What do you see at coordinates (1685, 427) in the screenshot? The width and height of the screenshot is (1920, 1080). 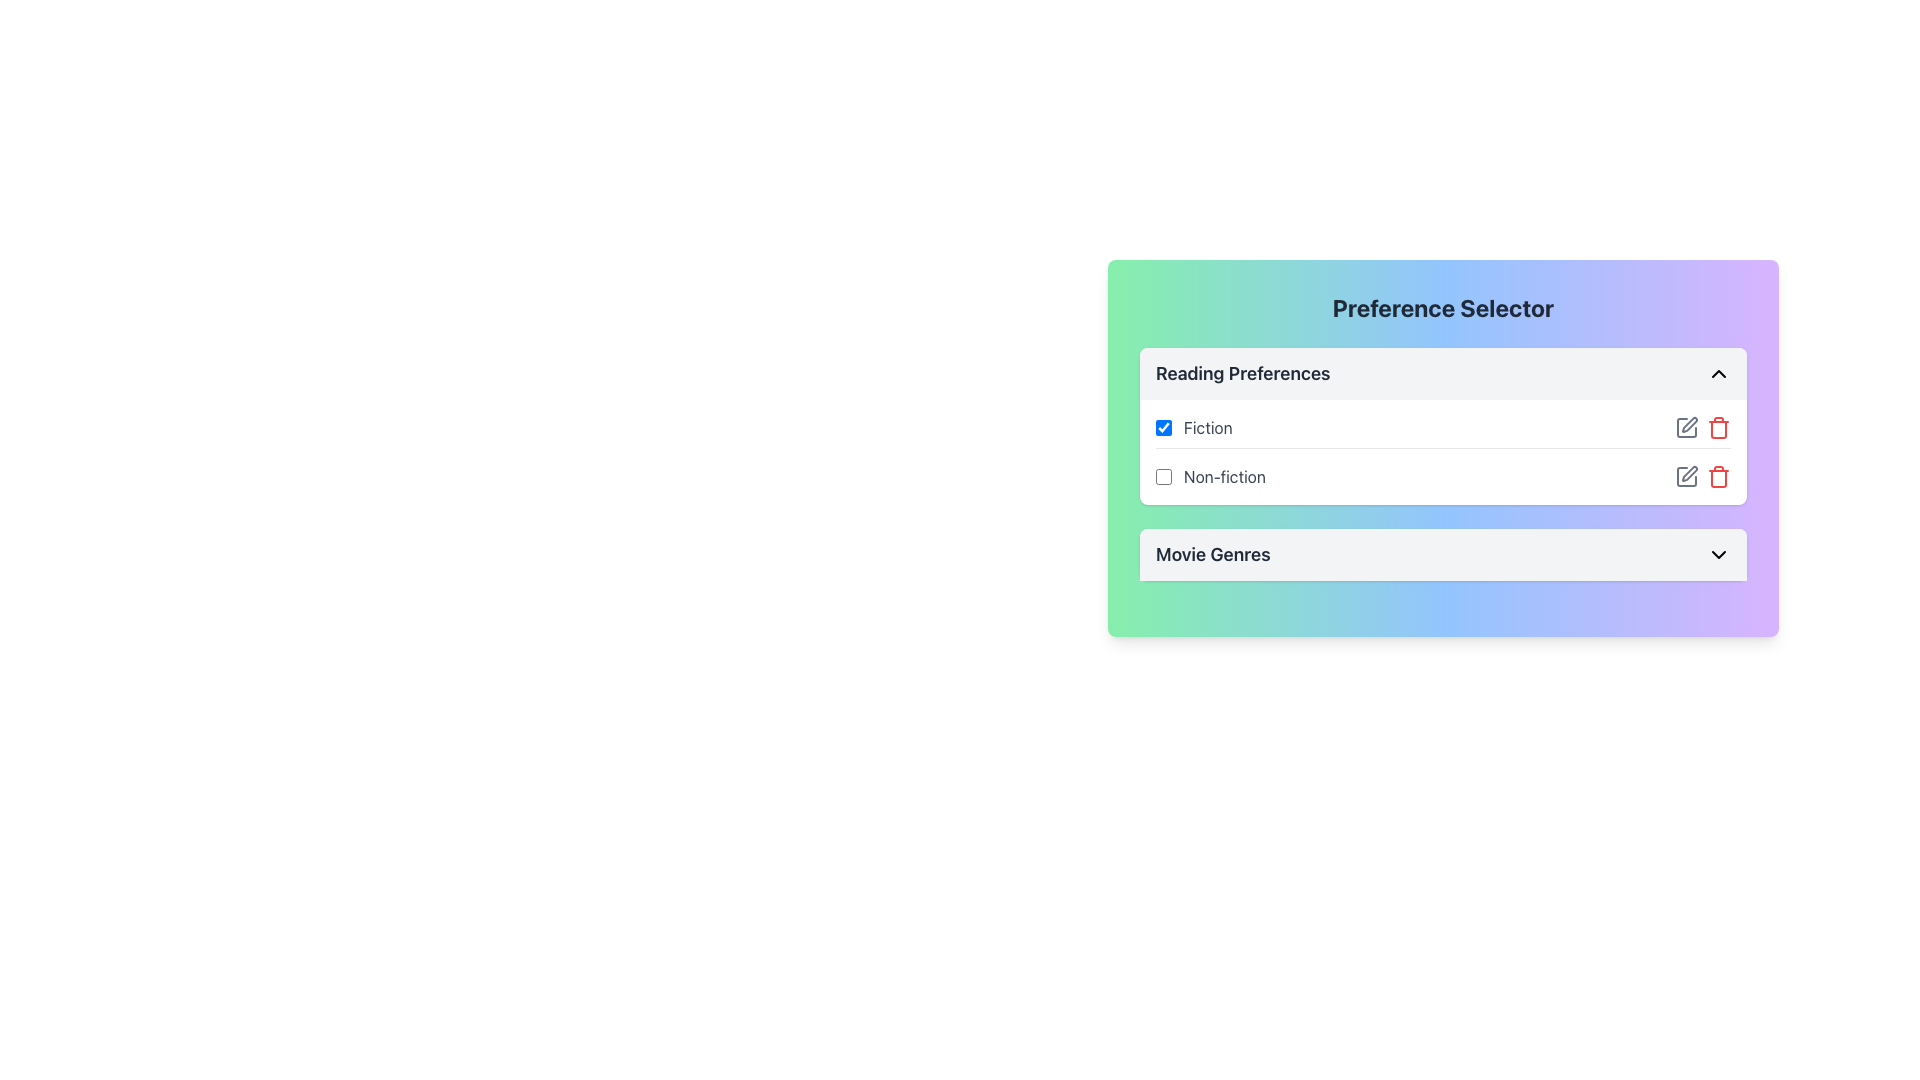 I see `the edit button located next to the 'Fiction' checkbox in the 'Reading Preferences' section` at bounding box center [1685, 427].